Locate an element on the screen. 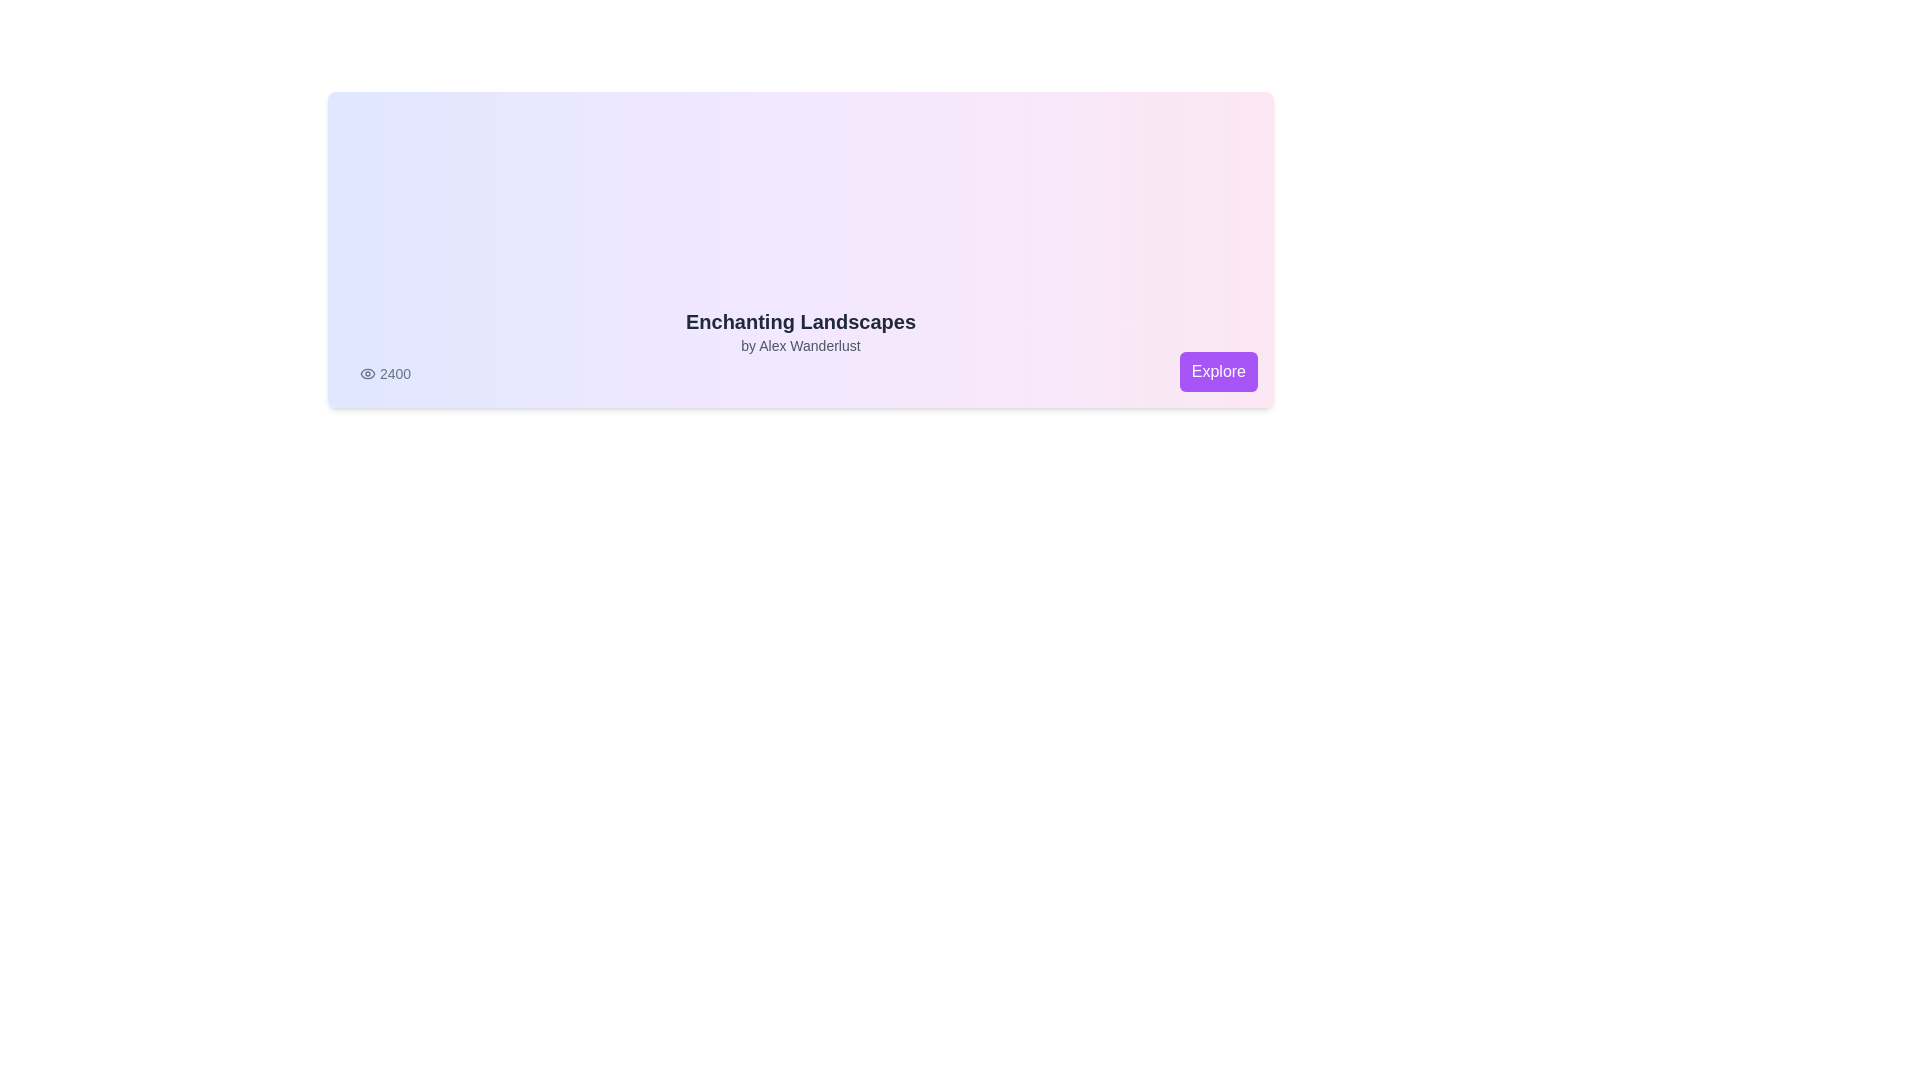 The height and width of the screenshot is (1080, 1920). the informational text block displaying content details such as title, author, and views located centrally below a decorative image block is located at coordinates (801, 345).